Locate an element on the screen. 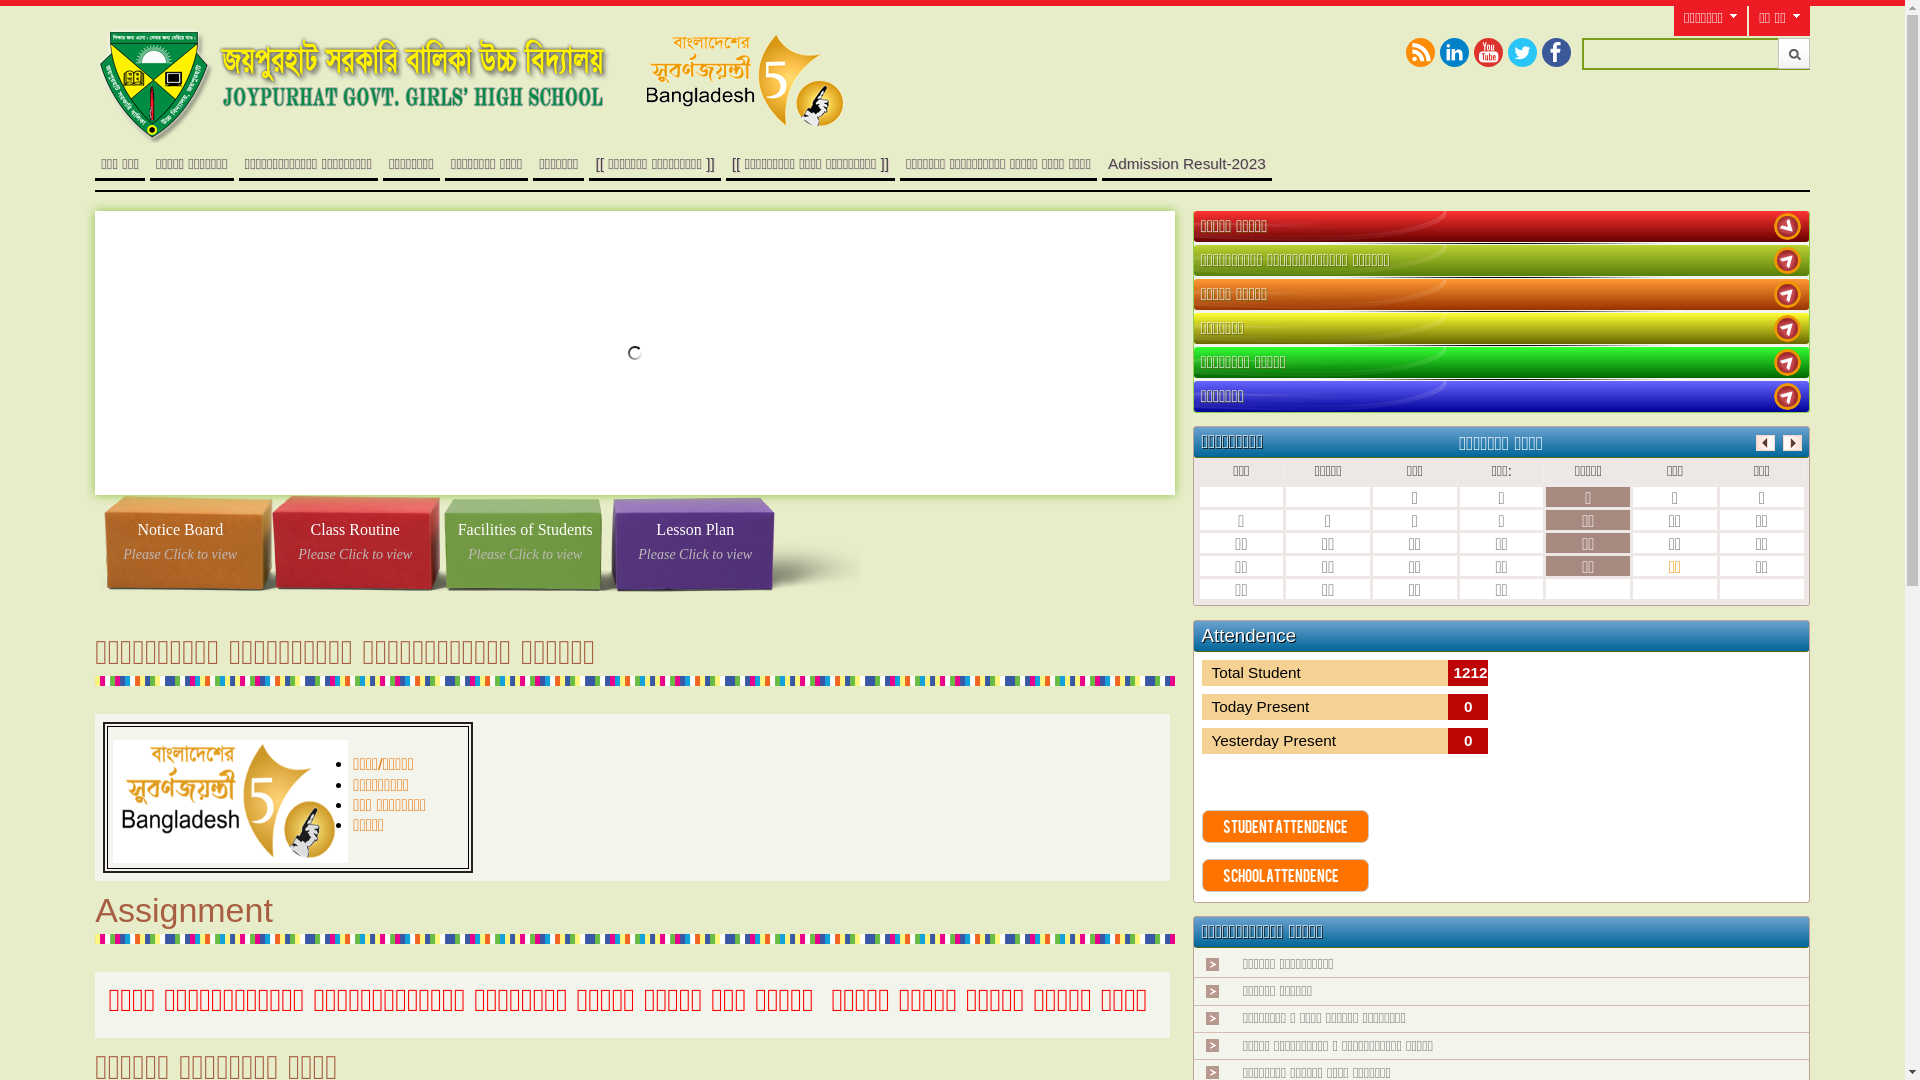 Image resolution: width=1920 pixels, height=1080 pixels. 'Lesson Plan is located at coordinates (608, 543).